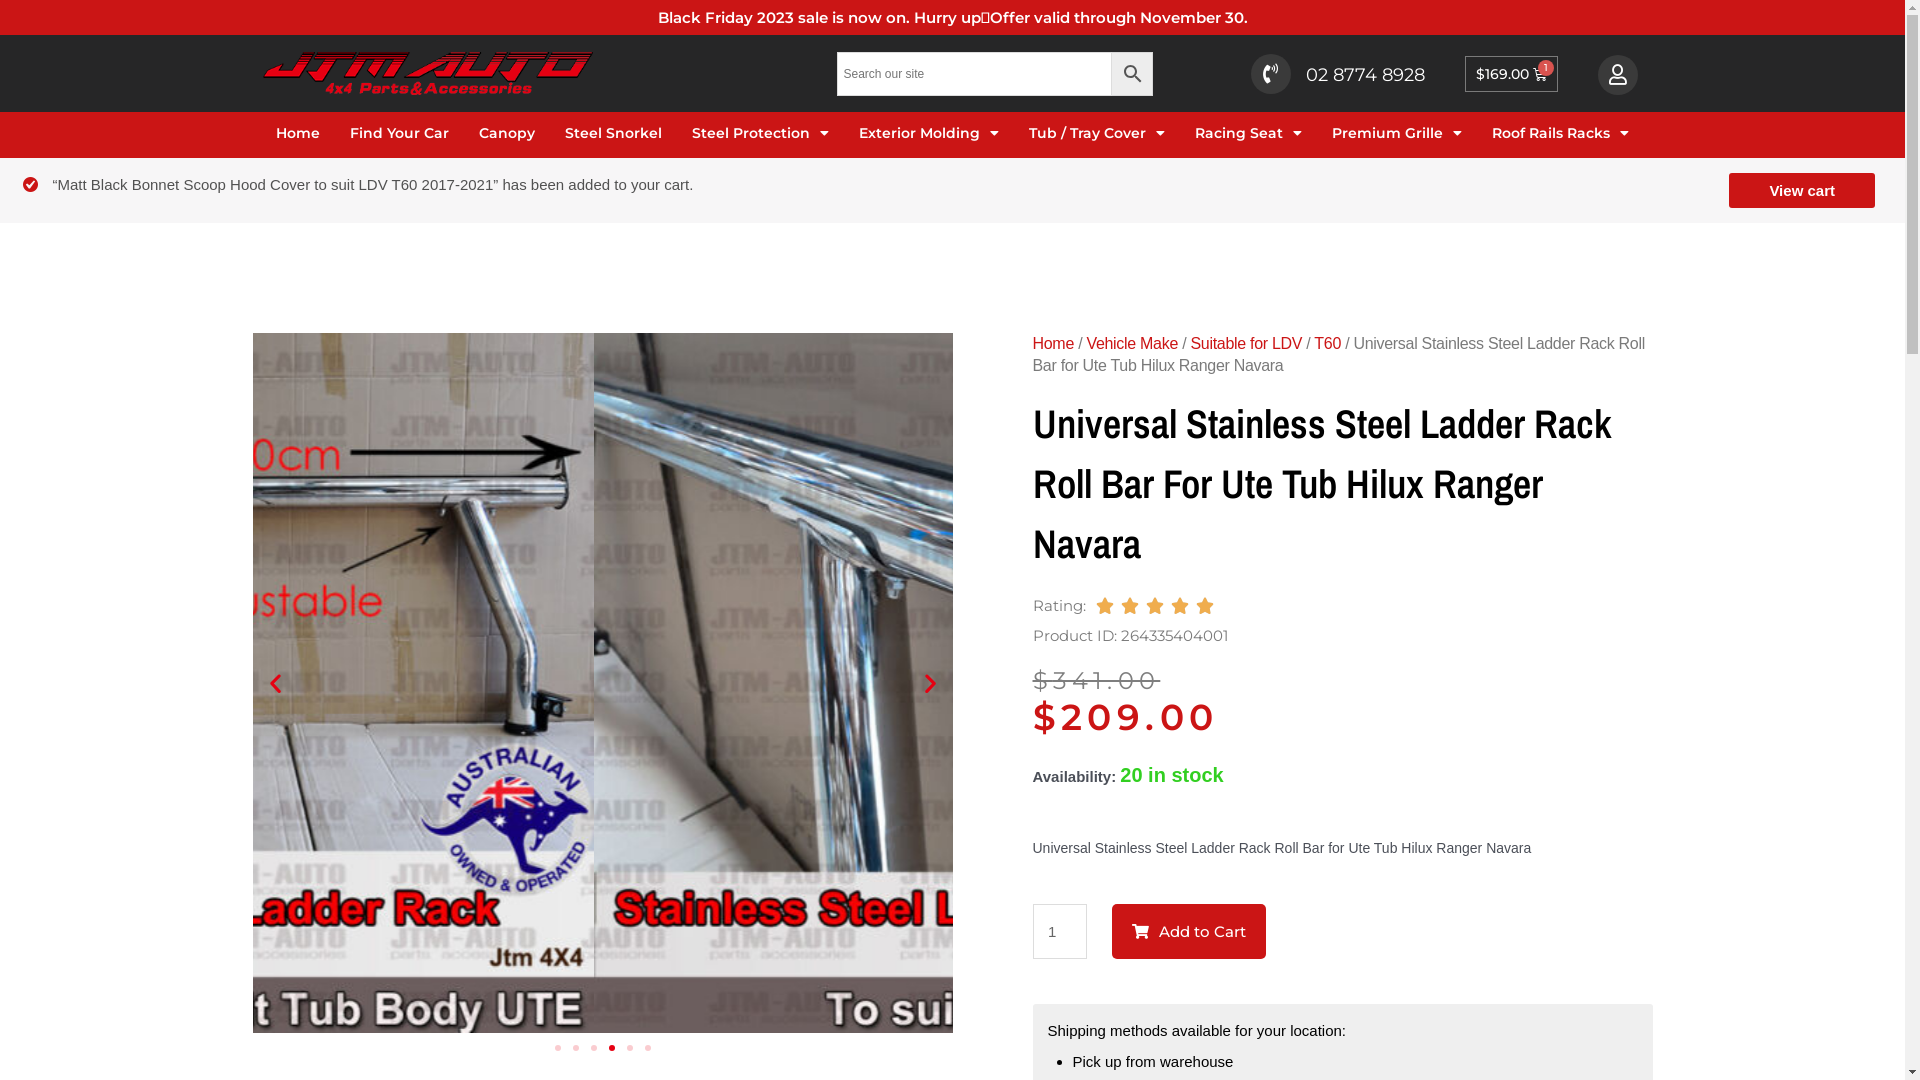  Describe the element at coordinates (1195, 133) in the screenshot. I see `'Racing Seat'` at that location.